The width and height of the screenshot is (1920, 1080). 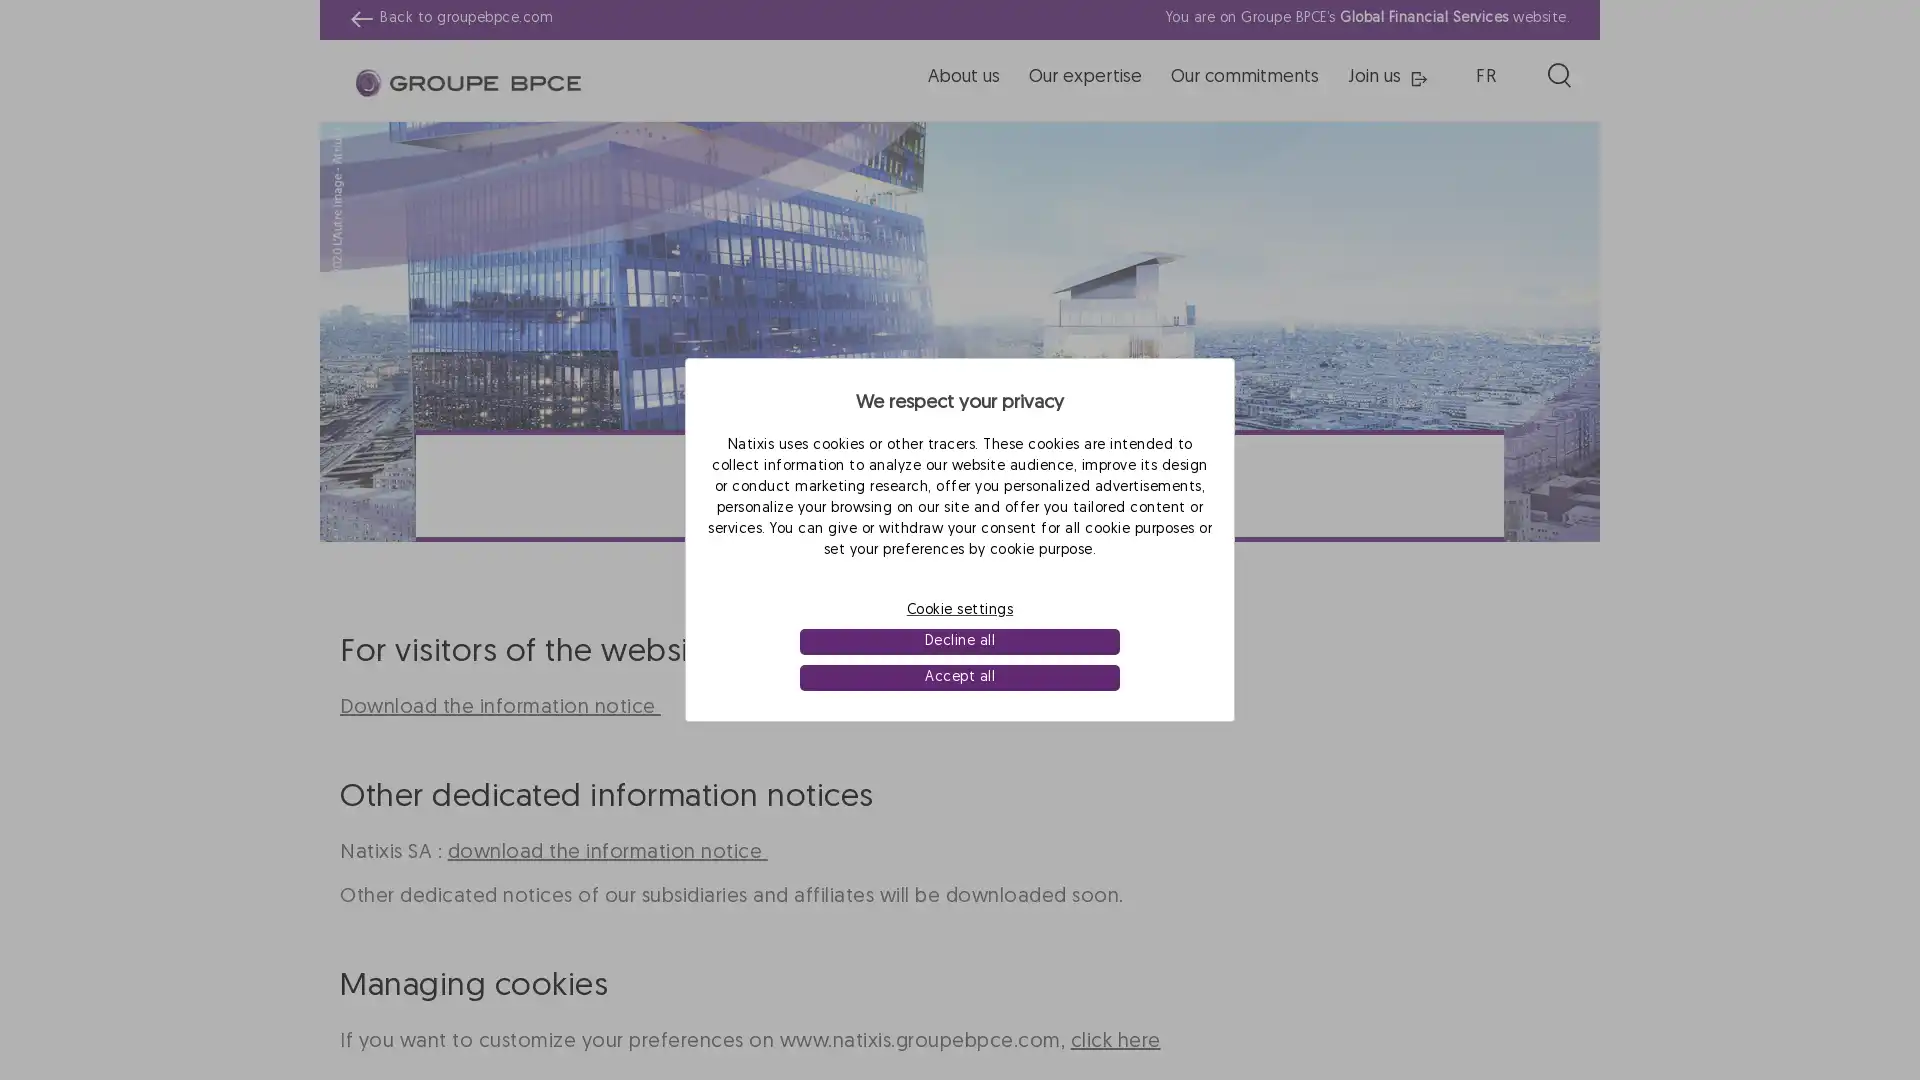 What do you see at coordinates (960, 608) in the screenshot?
I see `Cookie settings` at bounding box center [960, 608].